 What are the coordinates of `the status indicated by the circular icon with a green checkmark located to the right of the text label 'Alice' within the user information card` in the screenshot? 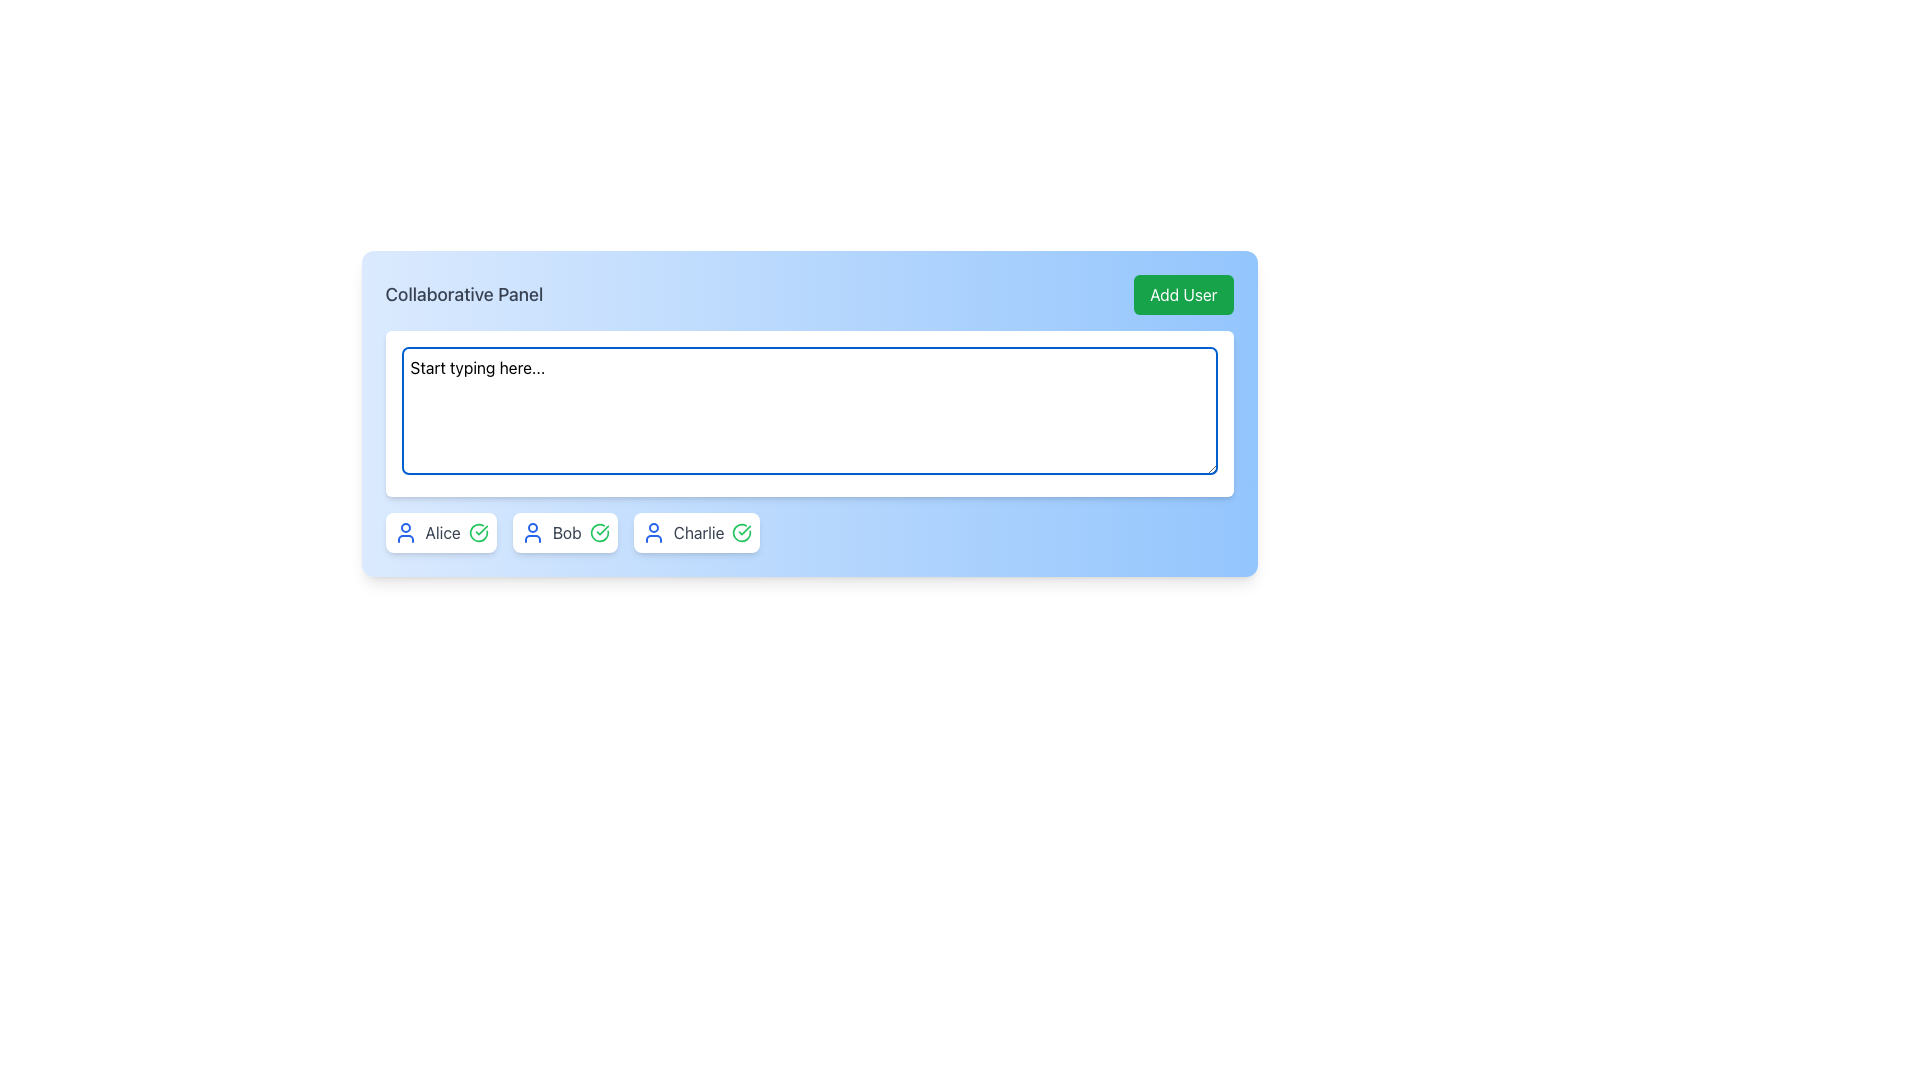 It's located at (477, 531).